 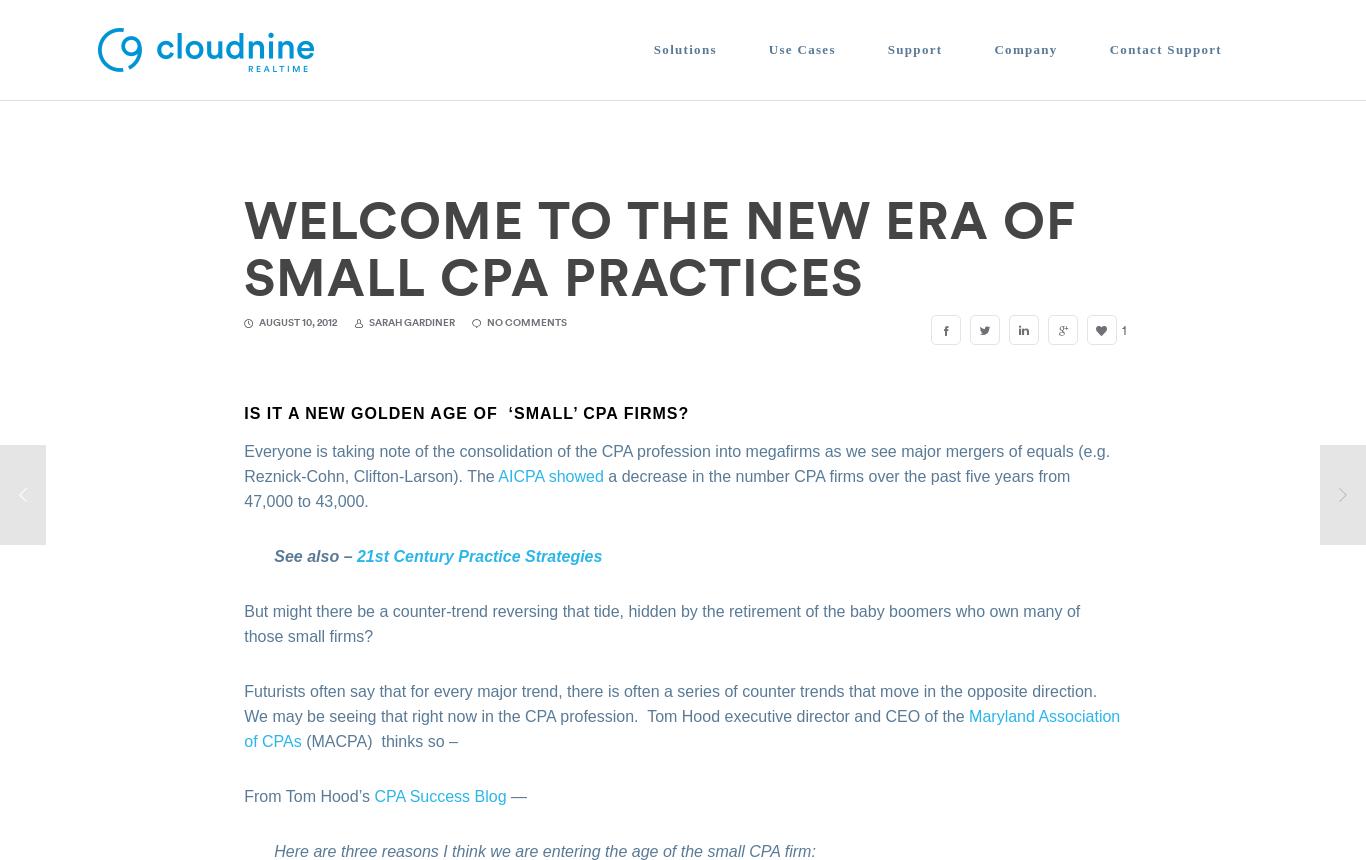 I want to click on 'See also –', so click(x=274, y=555).